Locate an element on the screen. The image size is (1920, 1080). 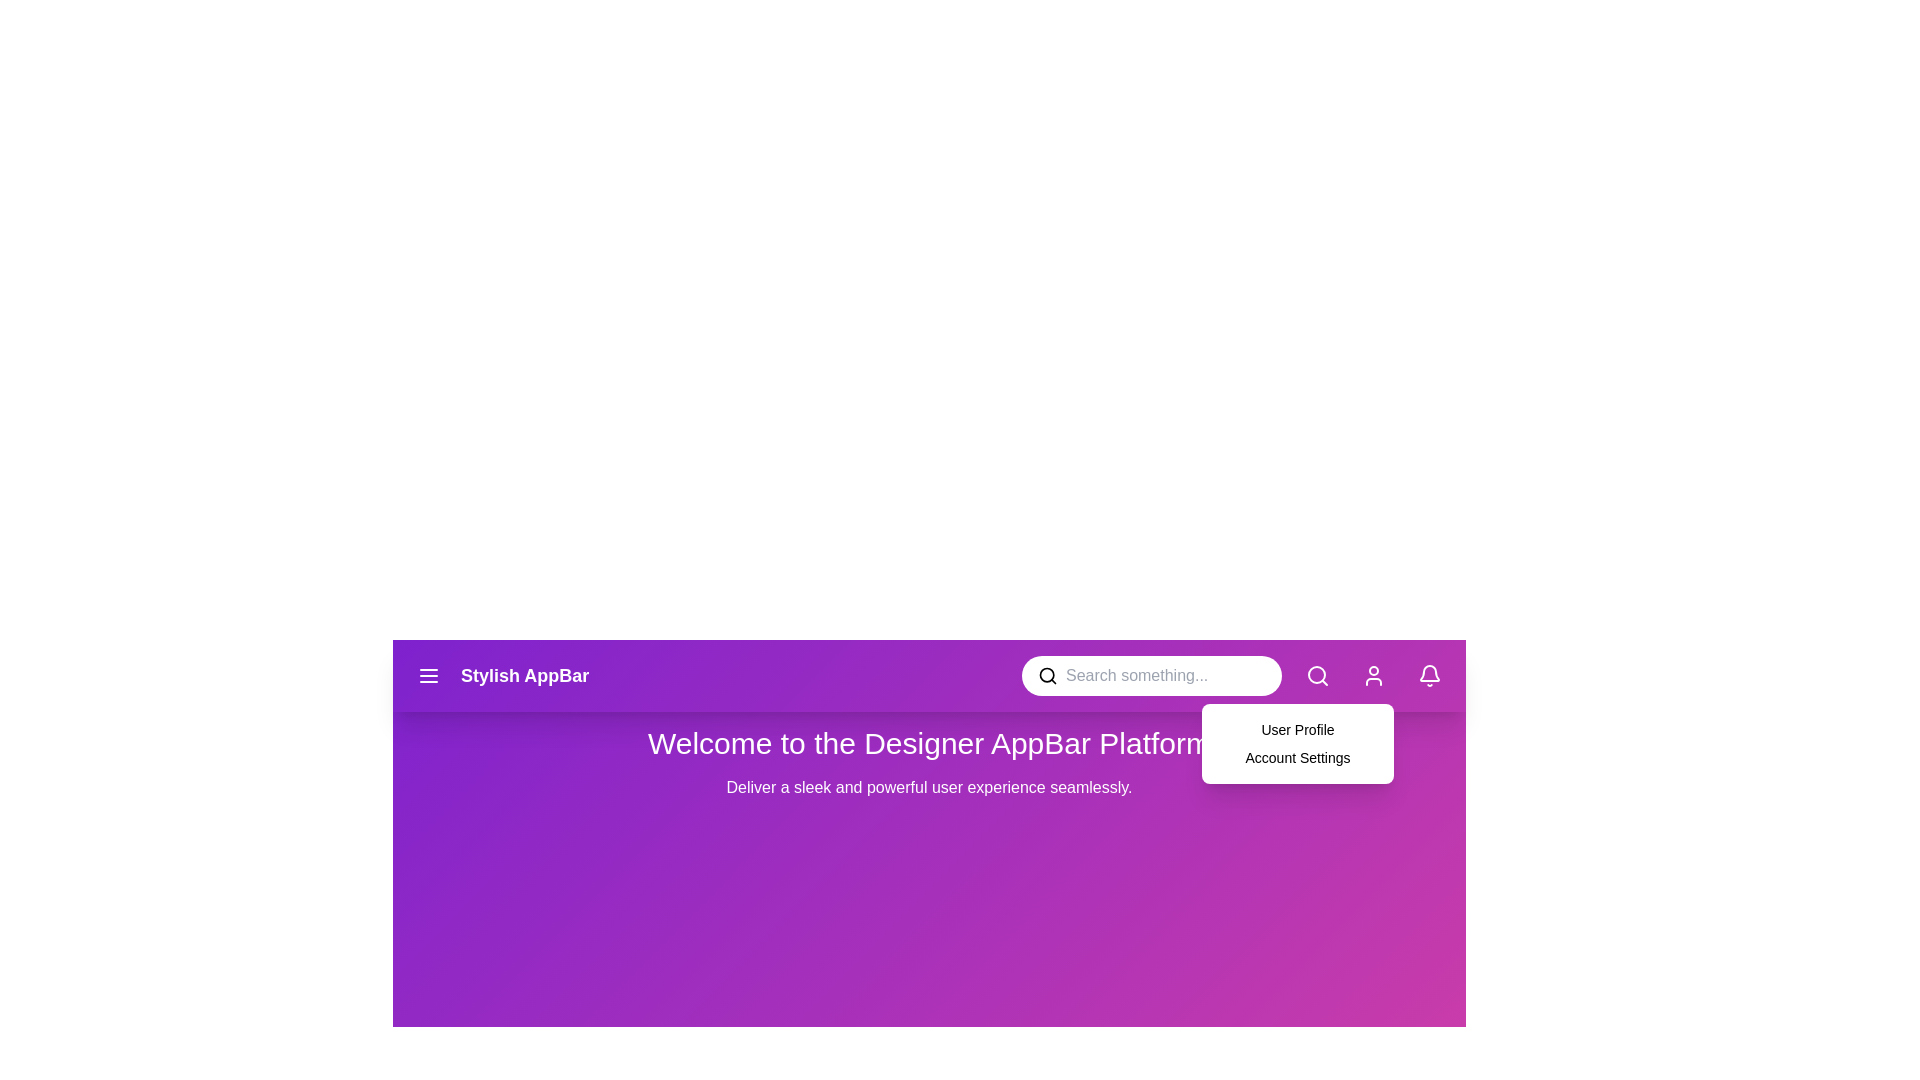
the search bar and type 'example text' is located at coordinates (1166, 675).